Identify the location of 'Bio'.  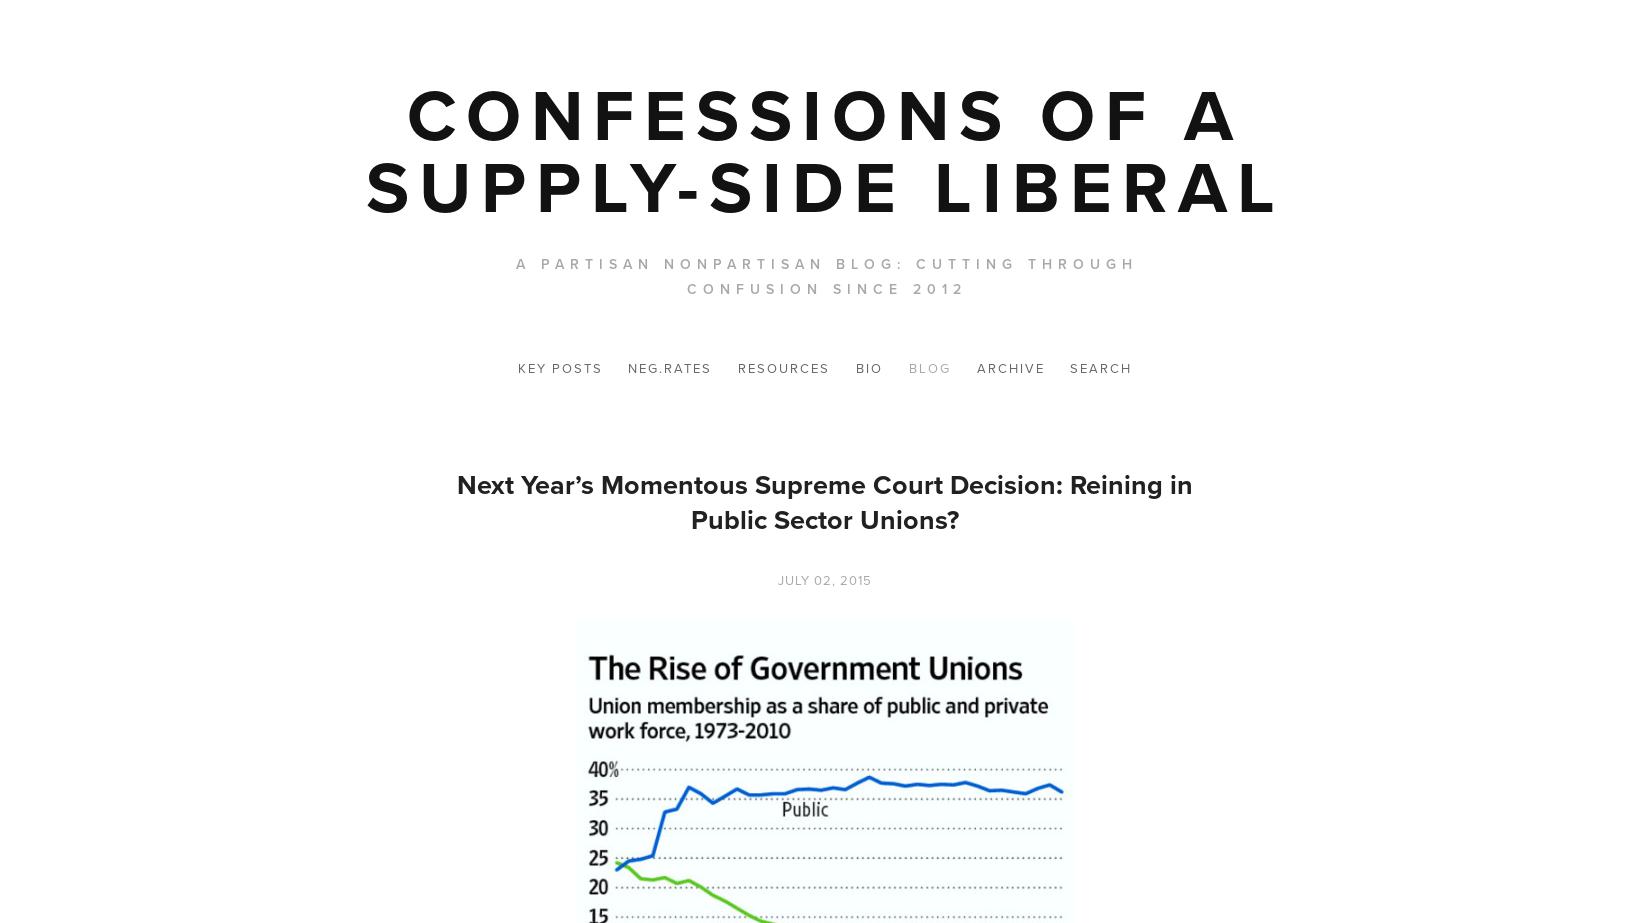
(856, 368).